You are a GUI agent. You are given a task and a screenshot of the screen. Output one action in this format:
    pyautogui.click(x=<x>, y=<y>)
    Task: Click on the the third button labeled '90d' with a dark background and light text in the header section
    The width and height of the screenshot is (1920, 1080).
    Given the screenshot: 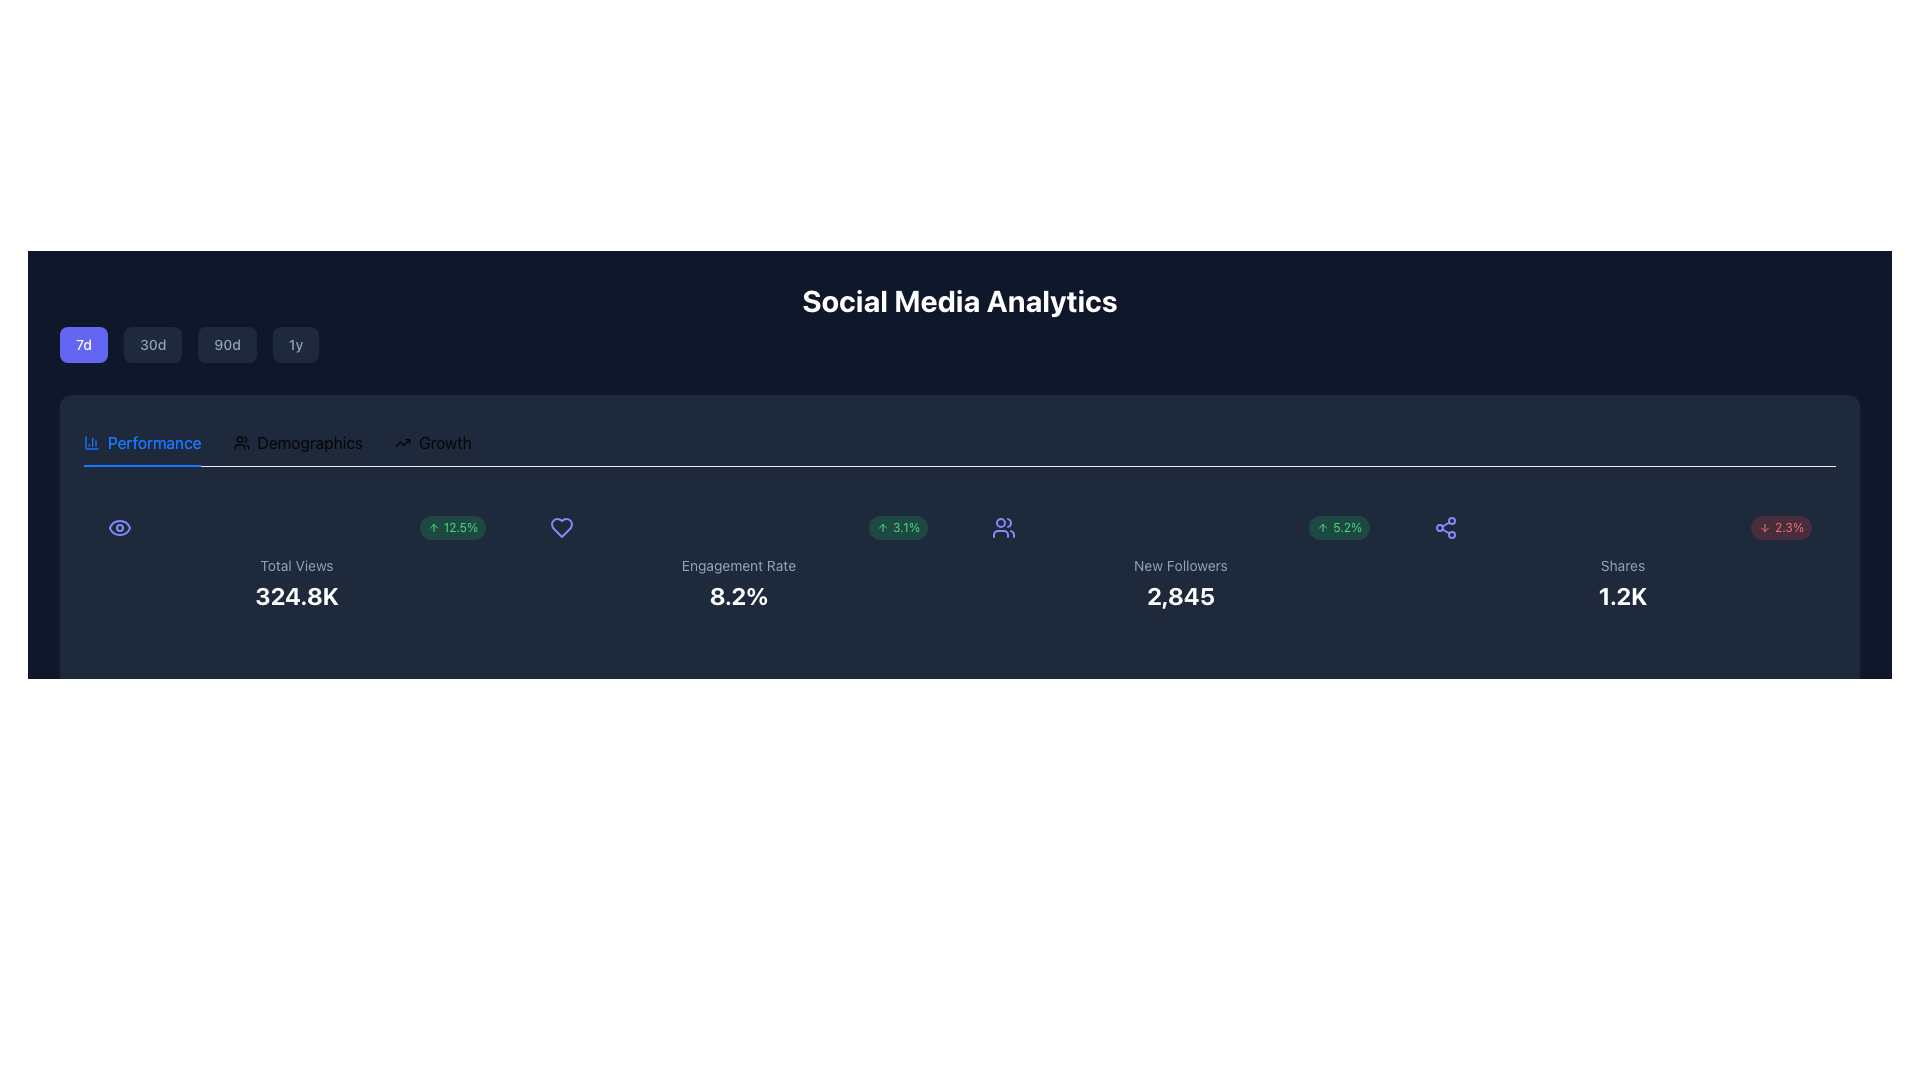 What is the action you would take?
    pyautogui.click(x=227, y=343)
    